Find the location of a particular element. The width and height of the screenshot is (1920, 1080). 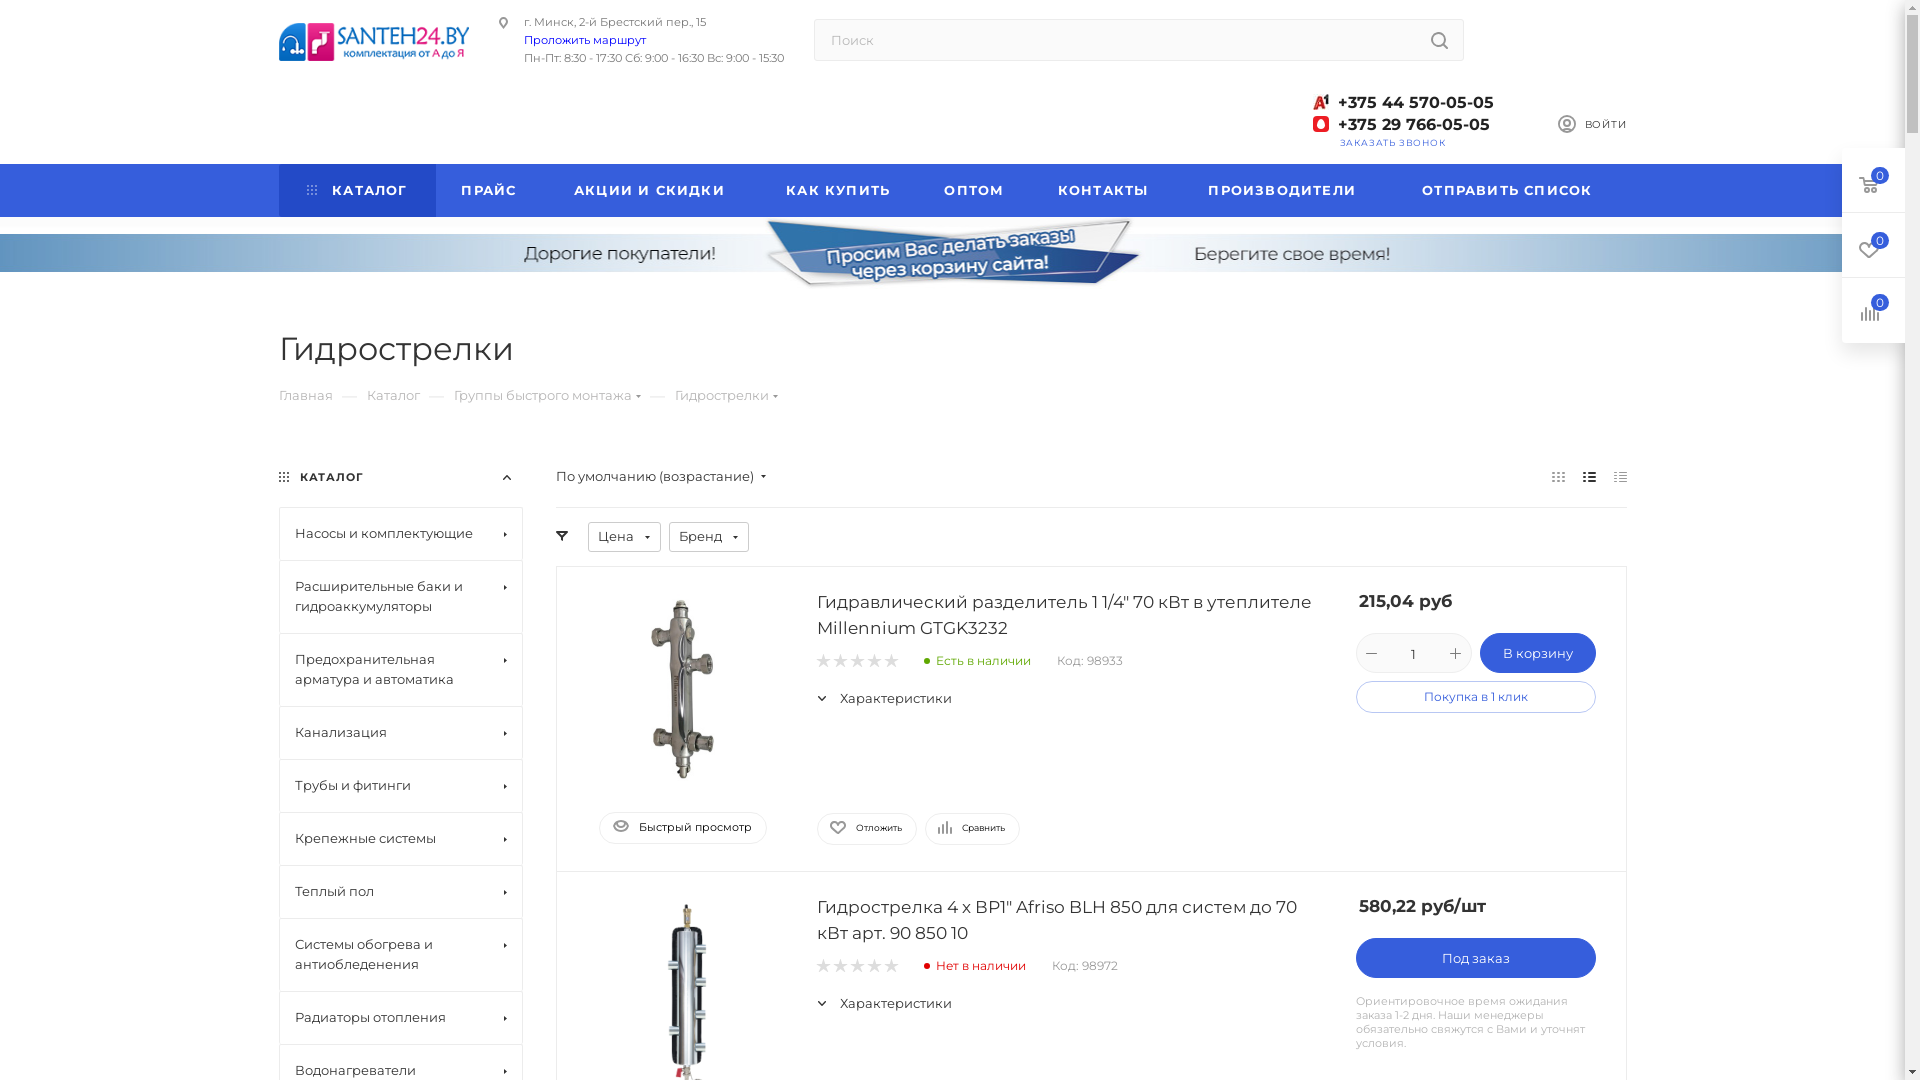

'+375 44 570-05-05' is located at coordinates (1402, 103).